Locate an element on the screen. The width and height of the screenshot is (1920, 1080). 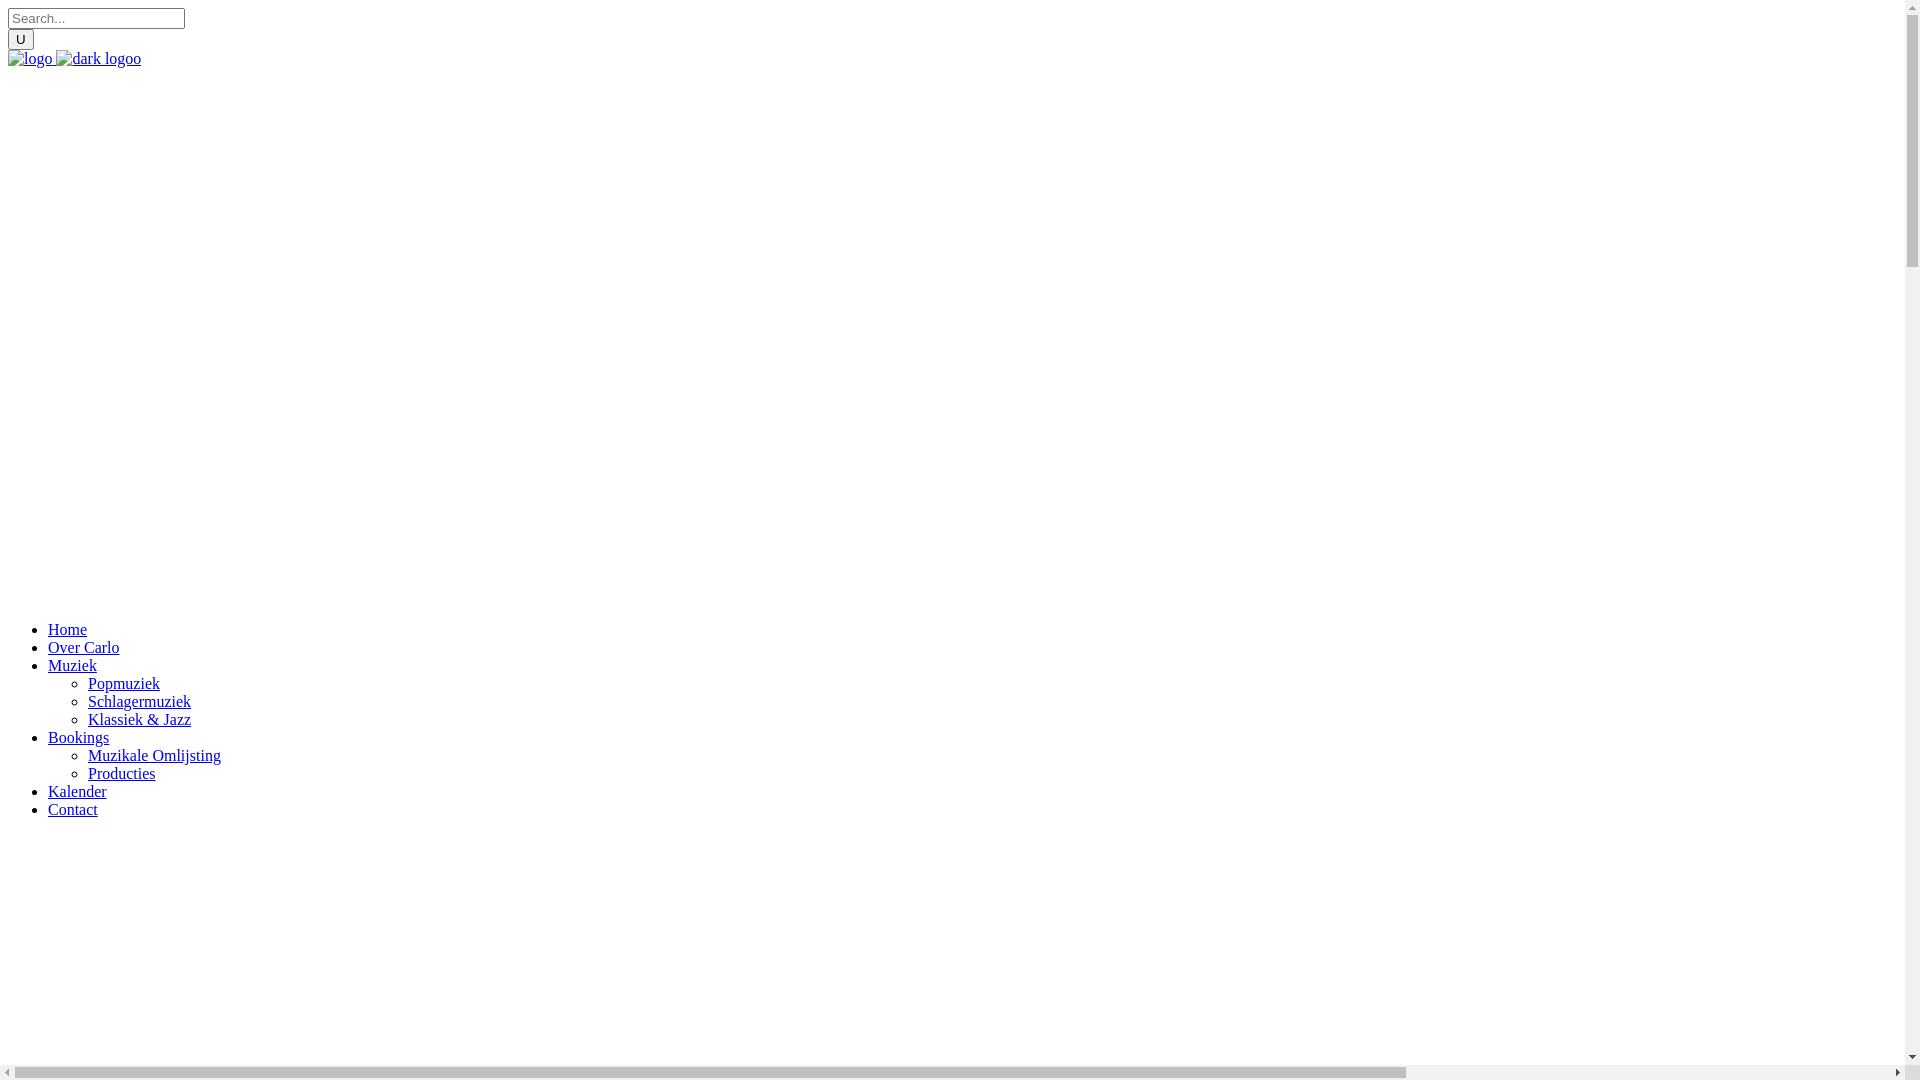
'Home' is located at coordinates (48, 628).